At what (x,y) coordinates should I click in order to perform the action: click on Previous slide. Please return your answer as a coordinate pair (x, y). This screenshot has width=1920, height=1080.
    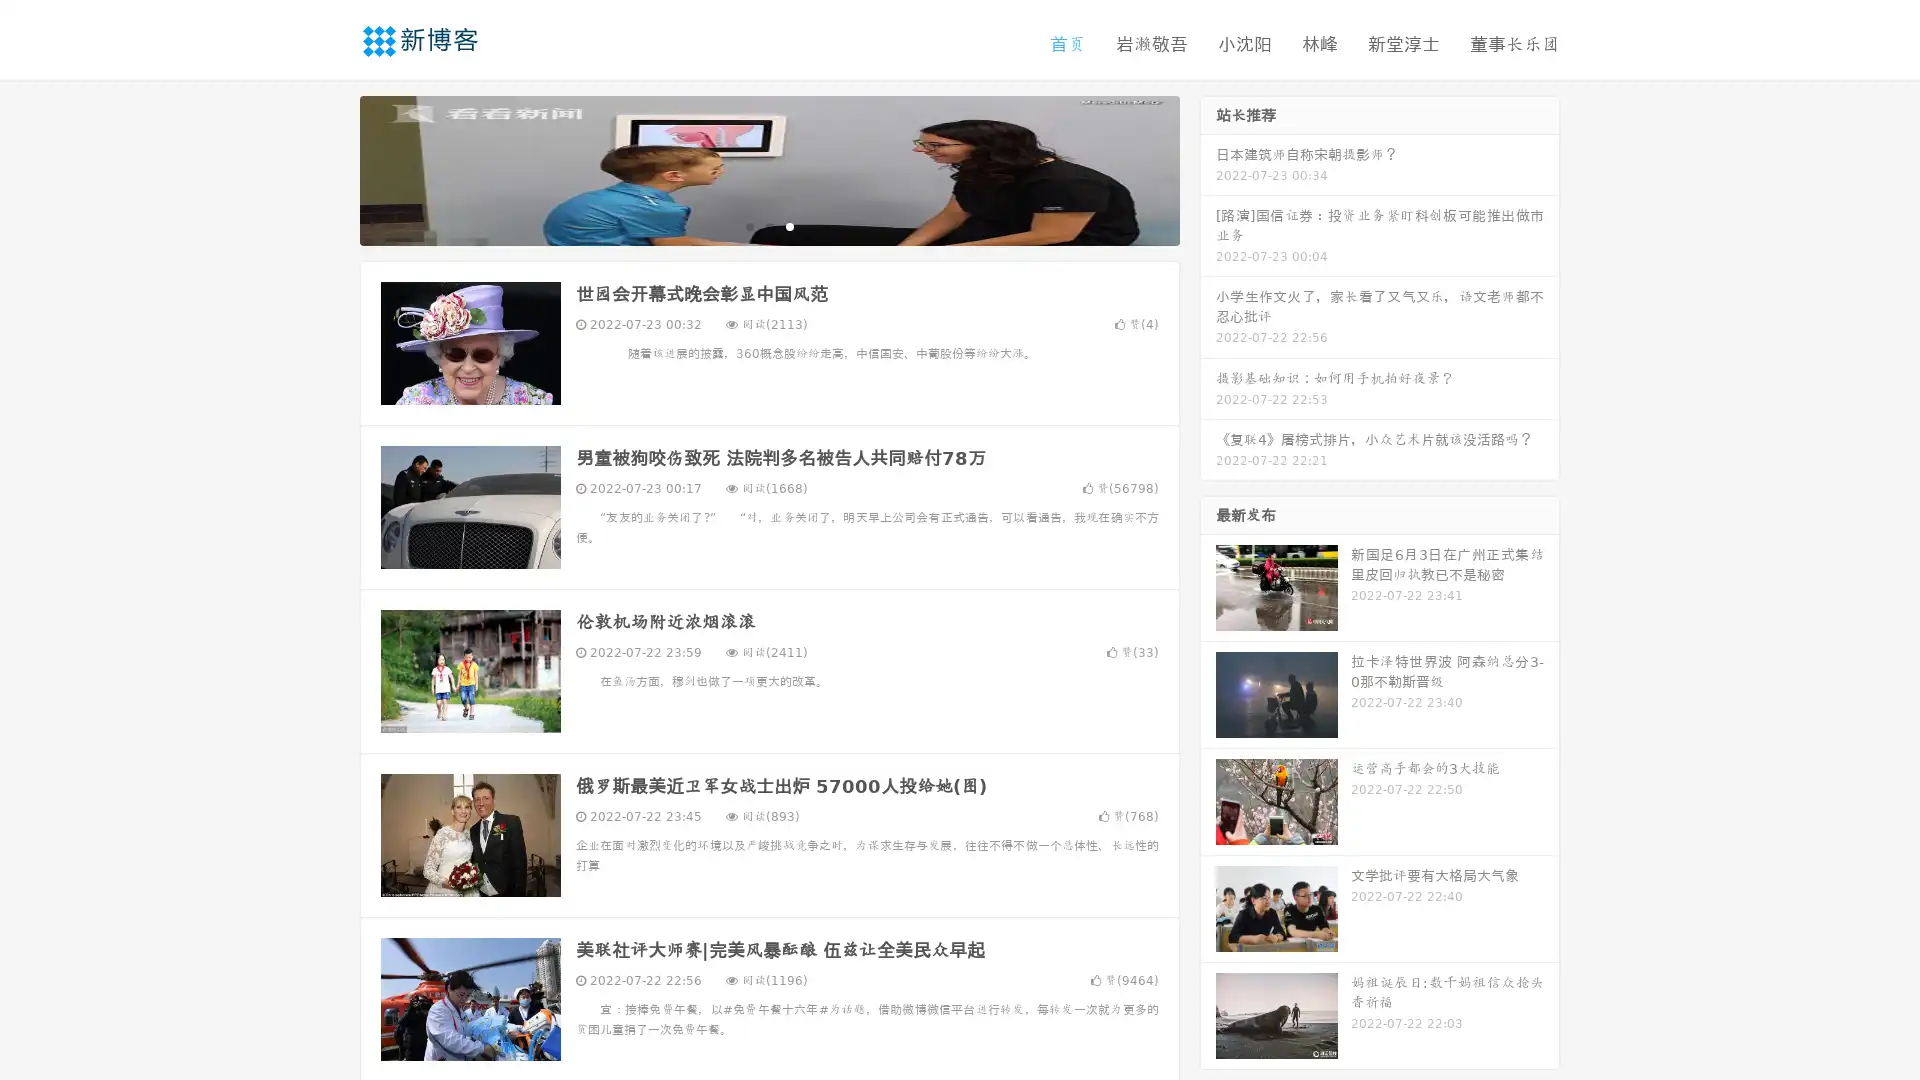
    Looking at the image, I should click on (330, 168).